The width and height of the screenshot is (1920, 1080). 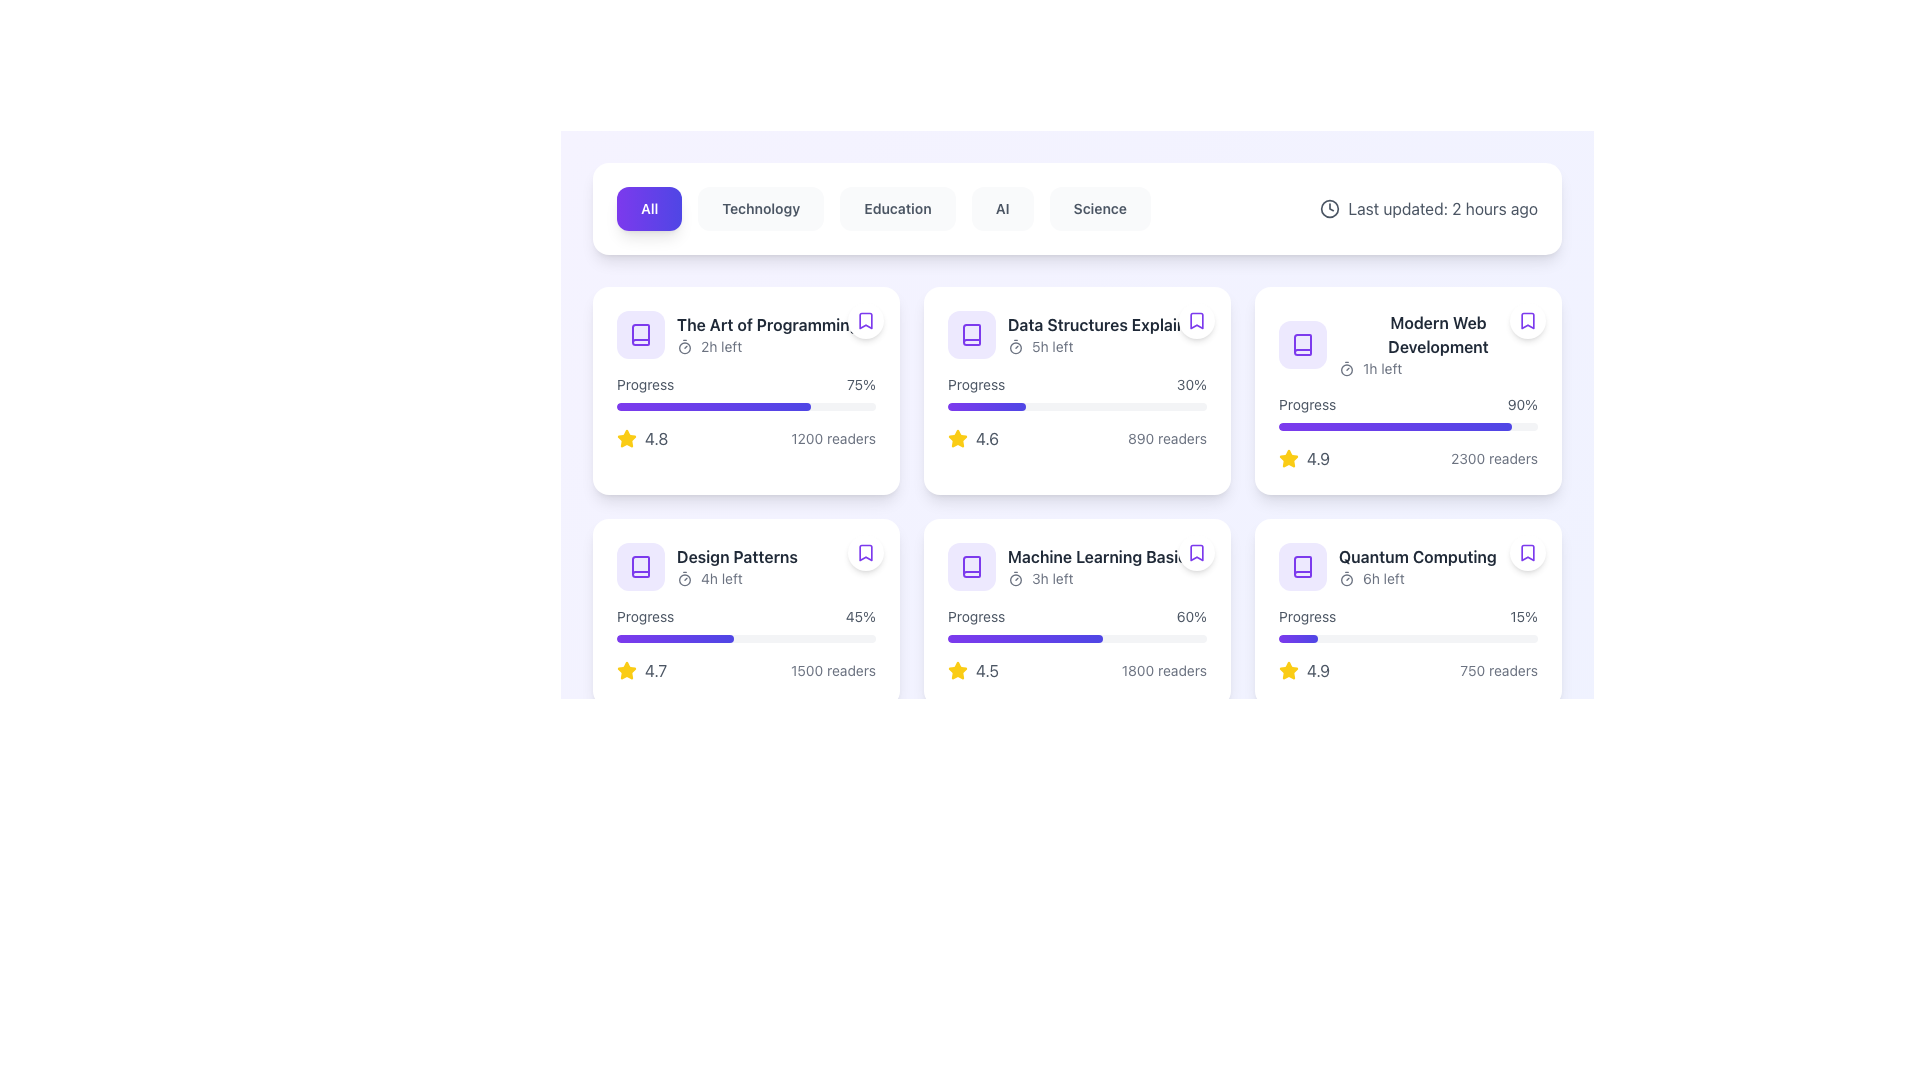 I want to click on the text label displaying '75%' indicating progress percentage, located immediately to the right of the word 'Progress' in the card labeled 'The Art of Programming.', so click(x=861, y=385).